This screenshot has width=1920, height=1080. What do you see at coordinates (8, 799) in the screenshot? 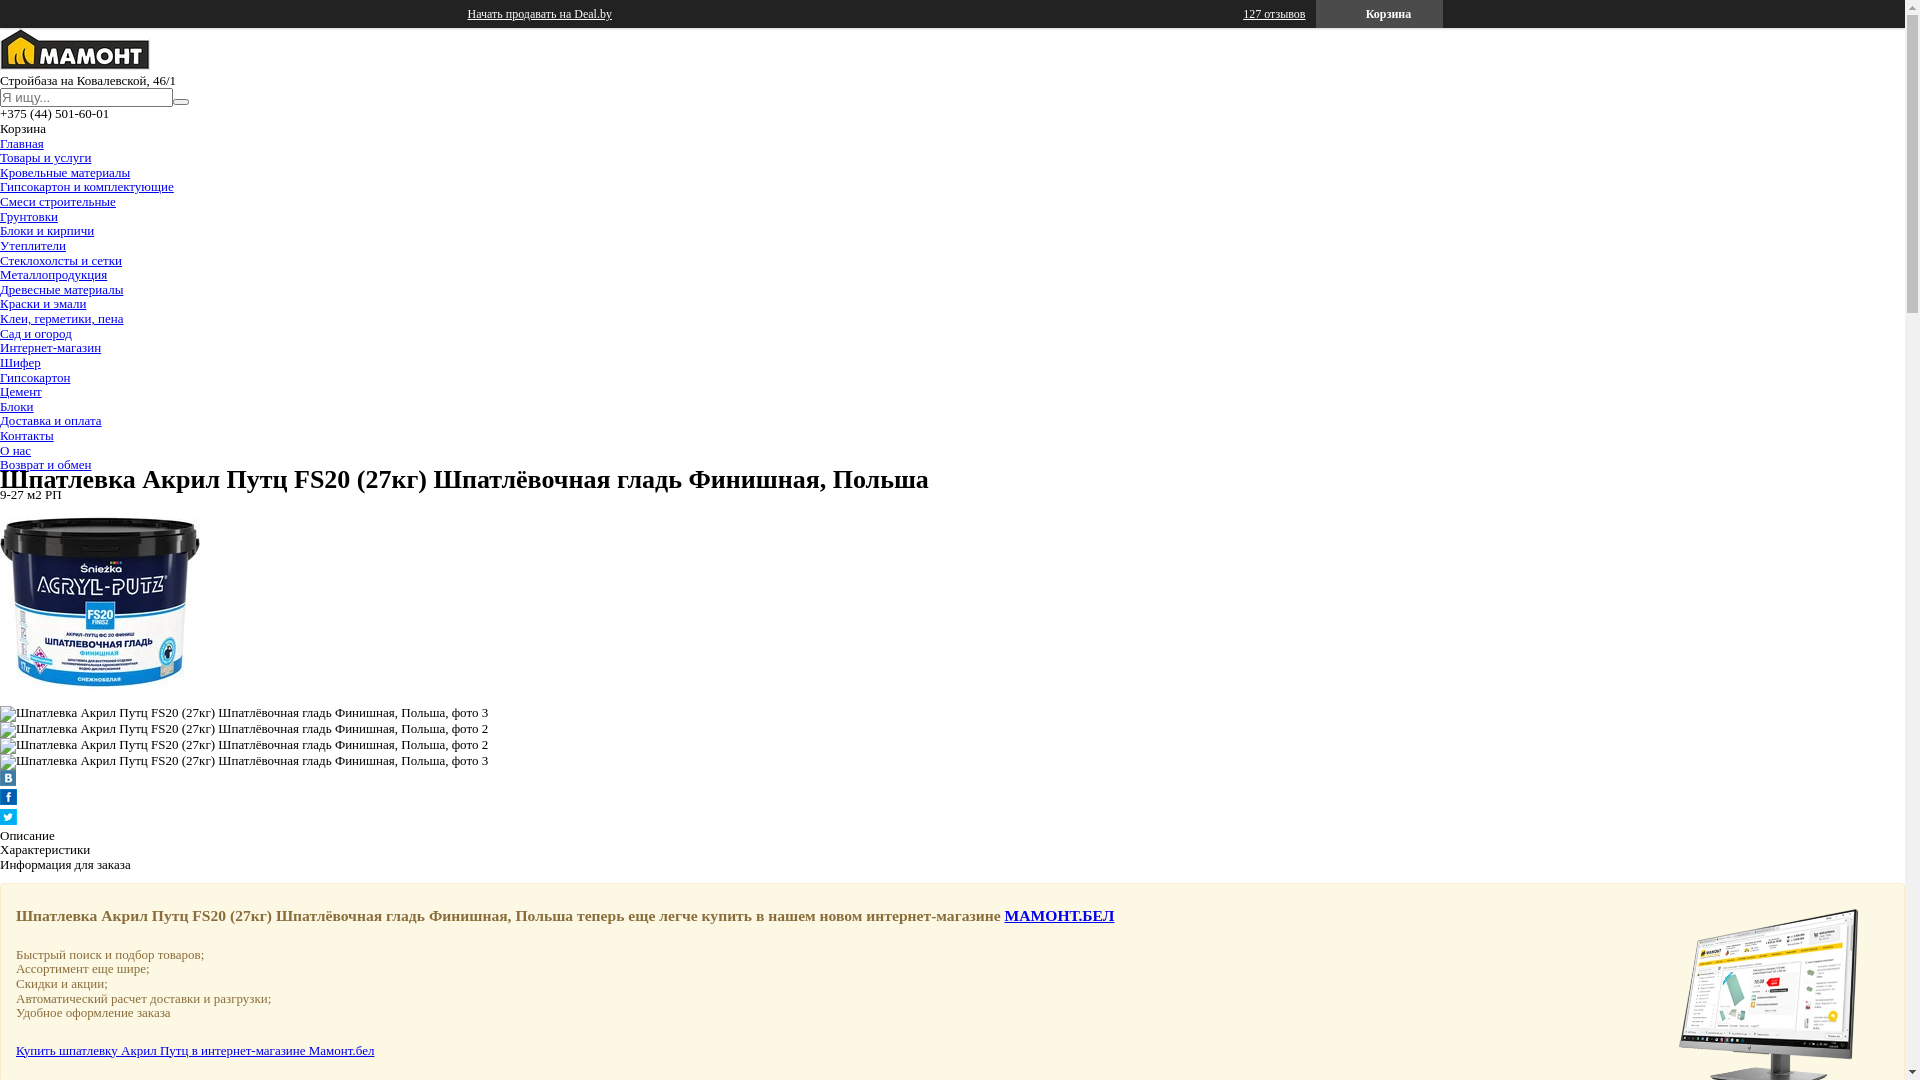
I see `'facebook'` at bounding box center [8, 799].